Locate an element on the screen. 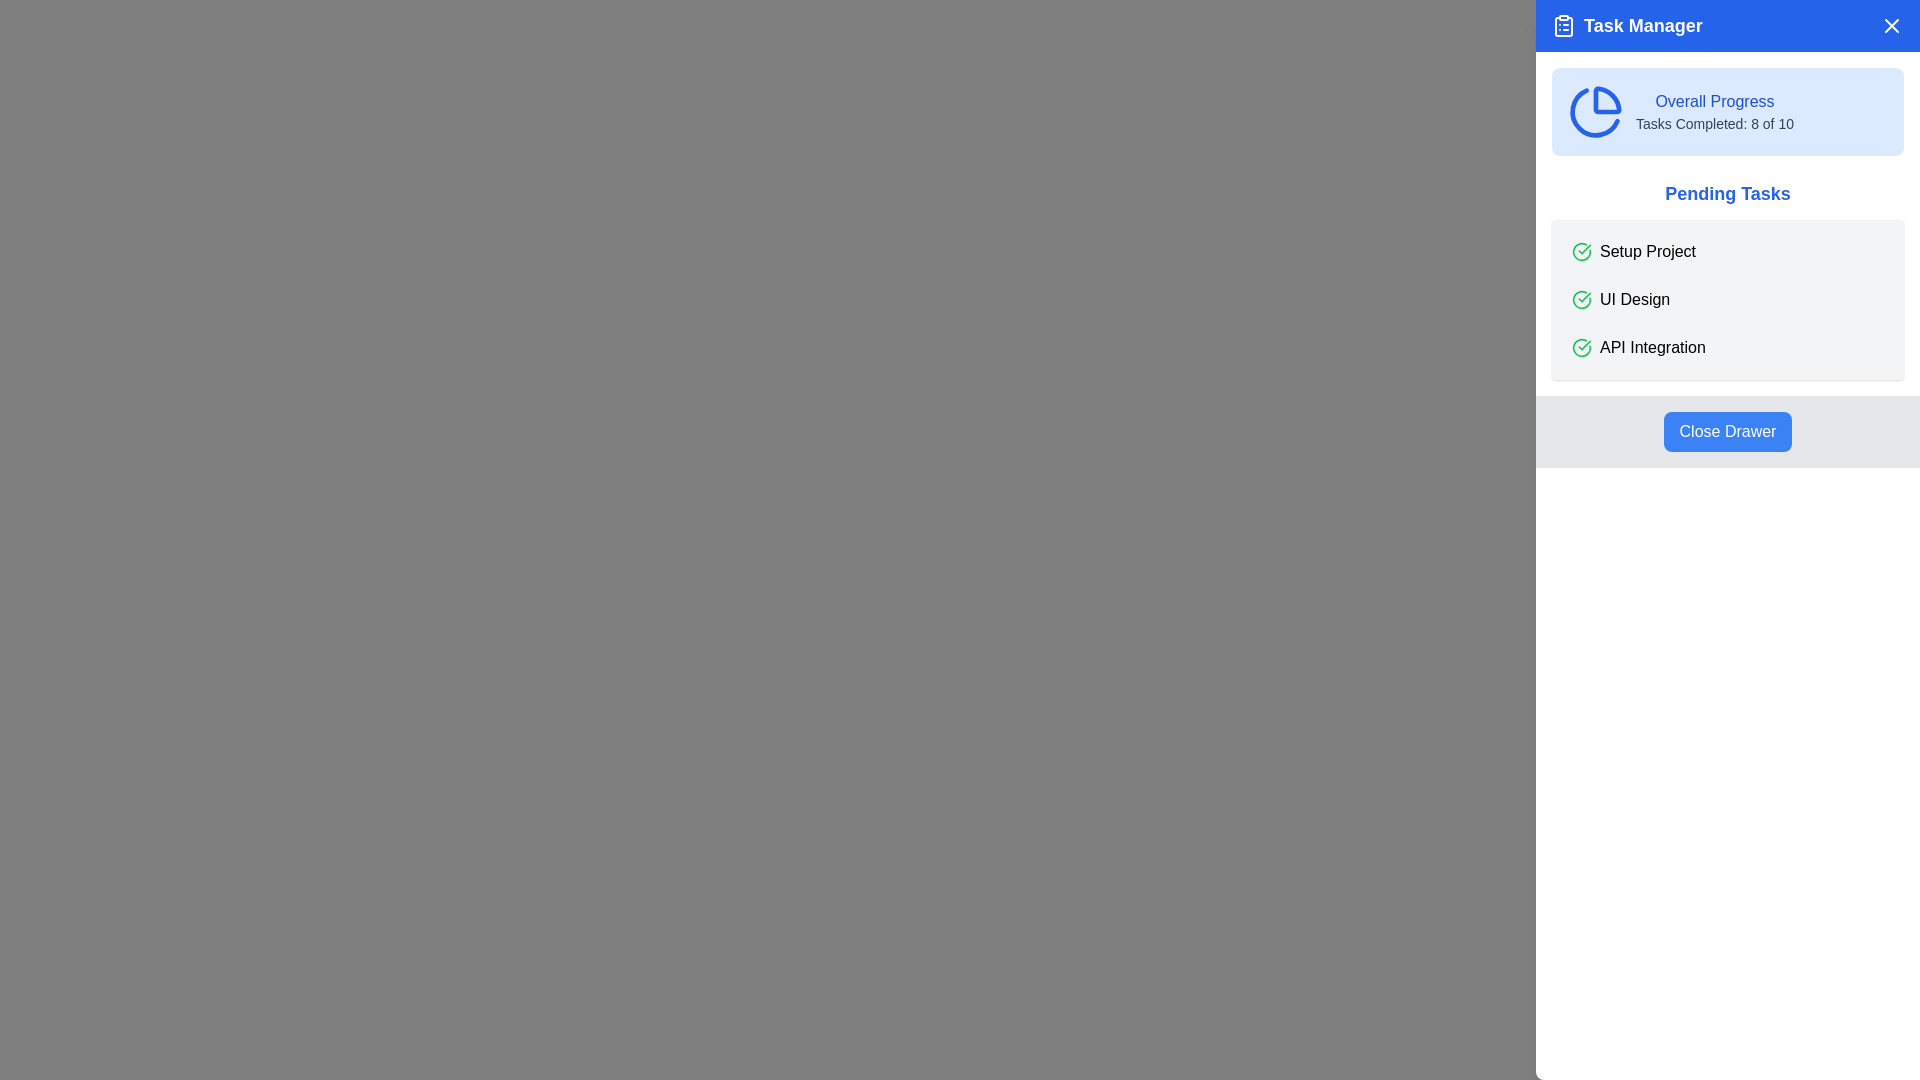  the text label representing the task 'UI Design' in the task list, which is the second entry in the panel on the right side of the page is located at coordinates (1635, 300).